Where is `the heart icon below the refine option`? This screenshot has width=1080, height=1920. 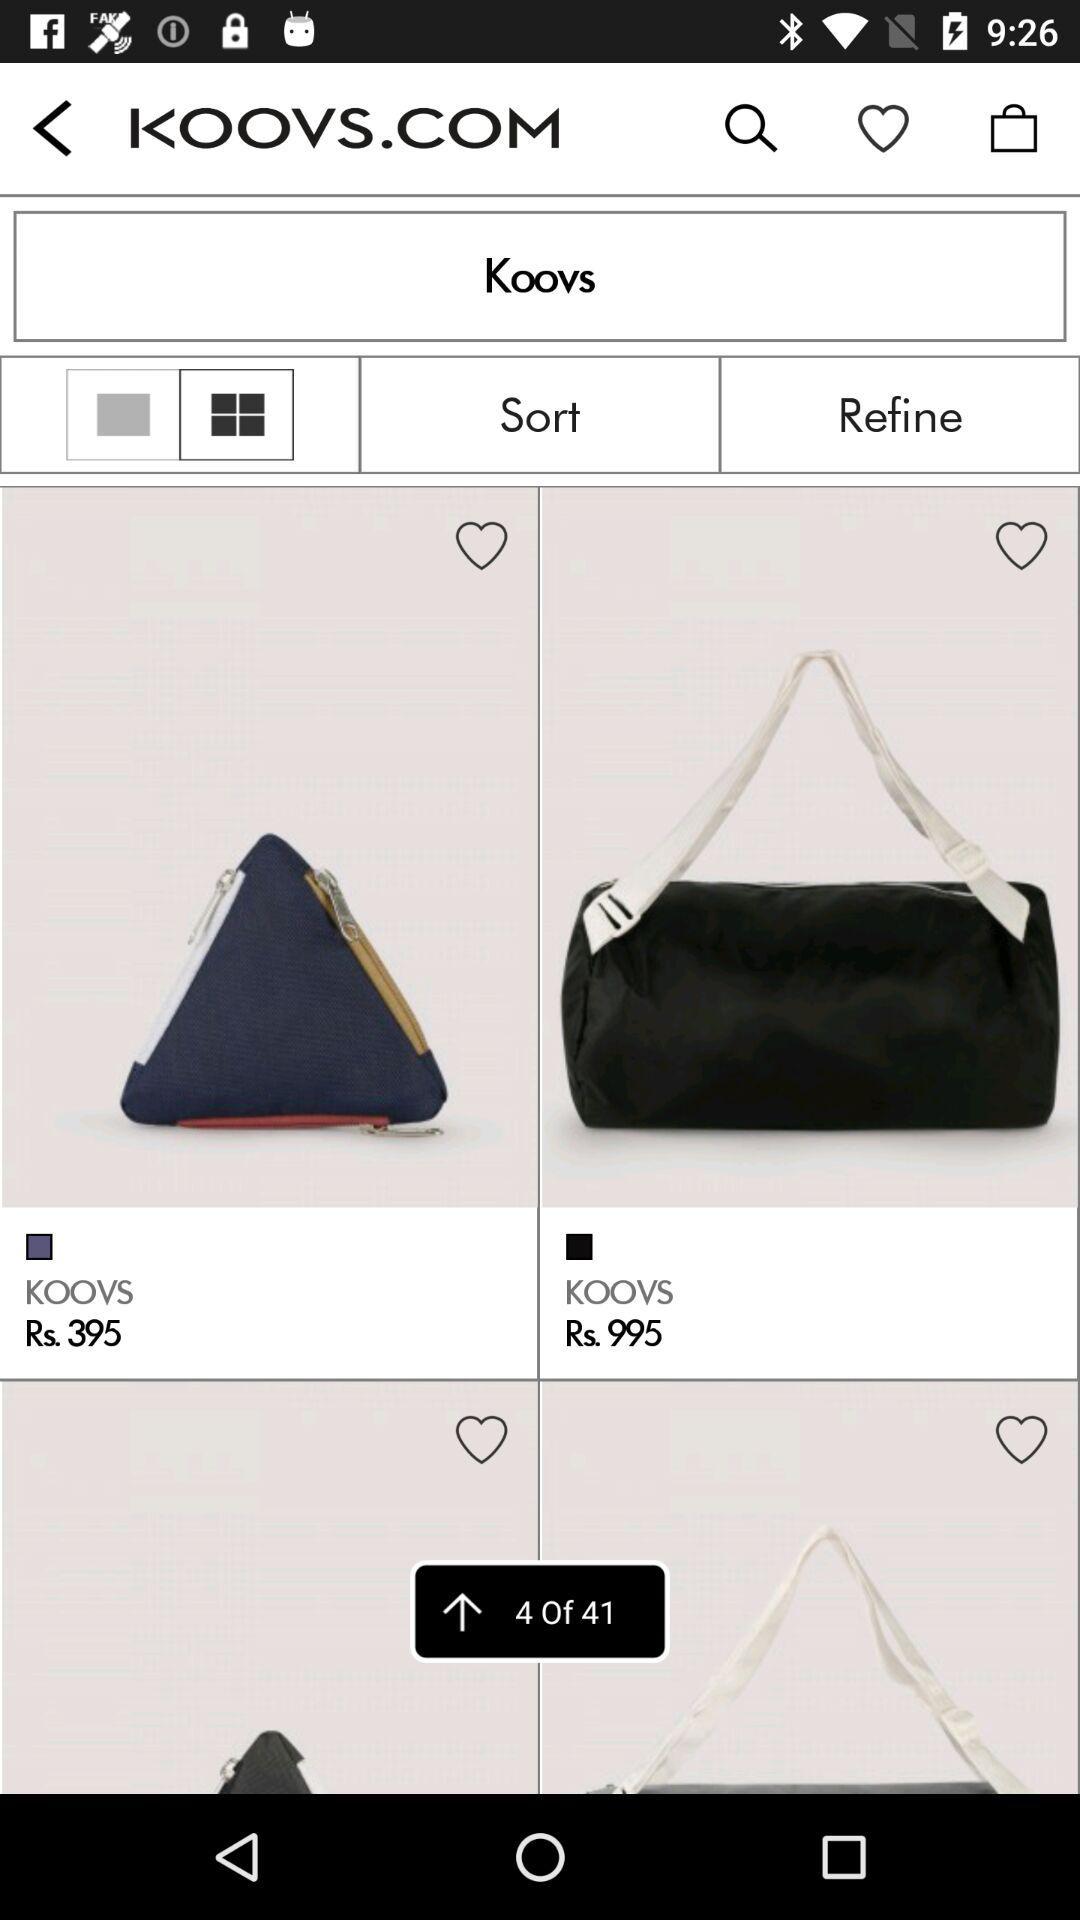 the heart icon below the refine option is located at coordinates (1021, 547).